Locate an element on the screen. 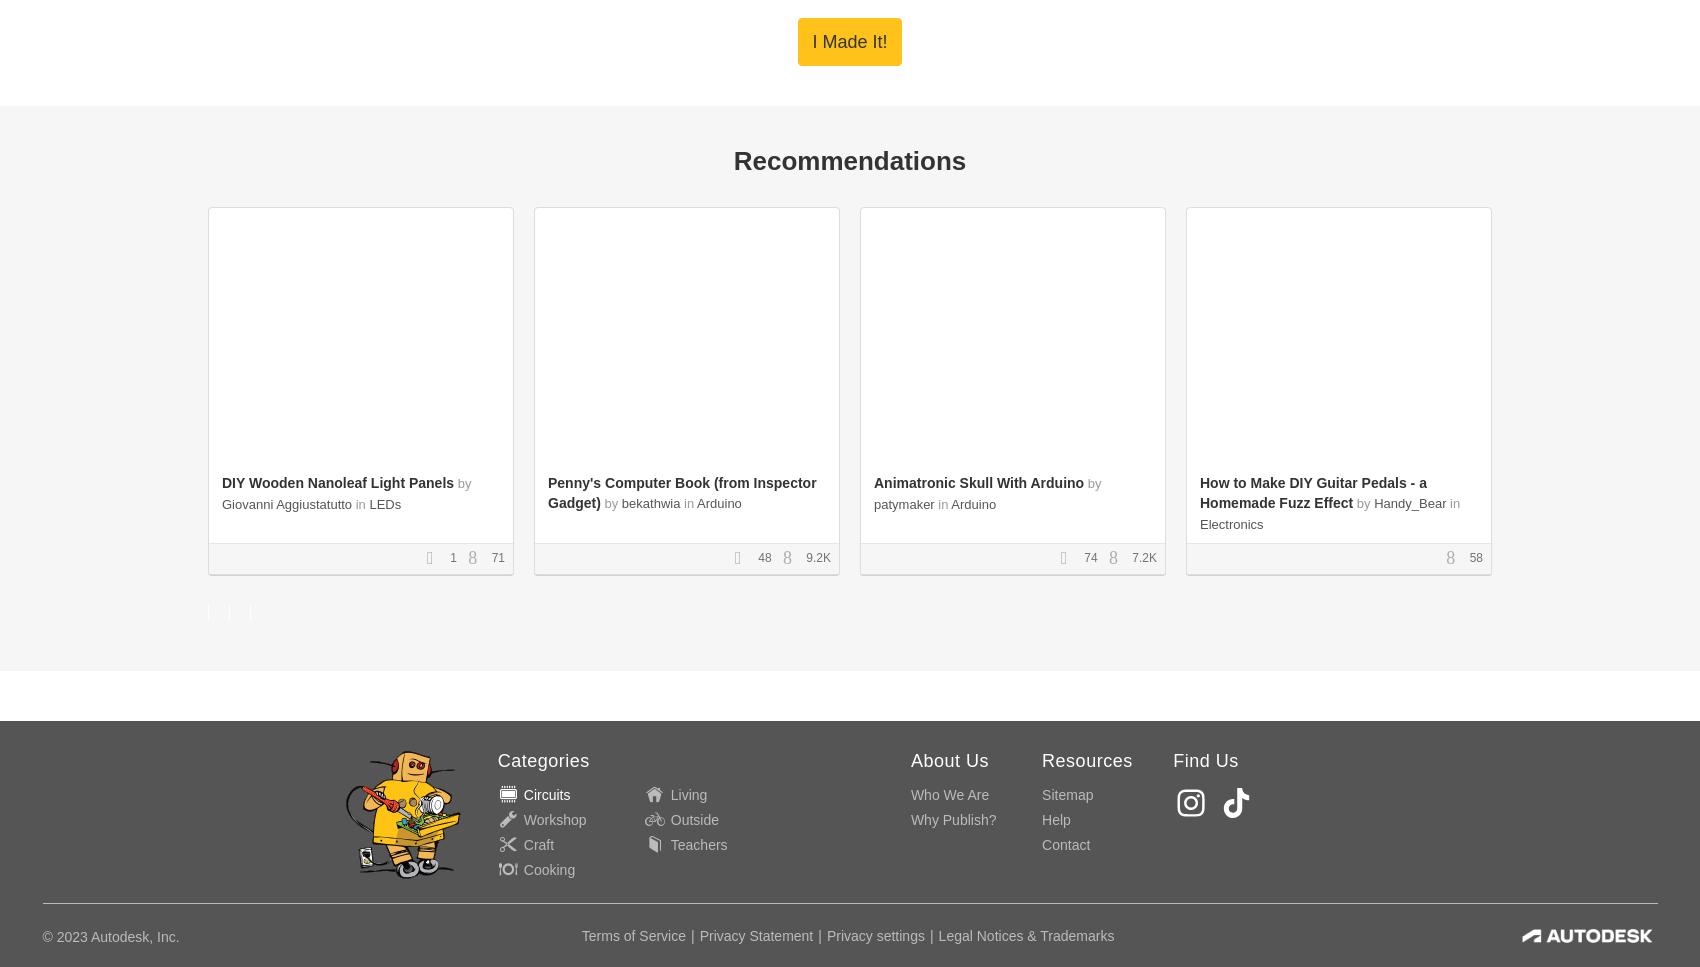 The width and height of the screenshot is (1700, 967). 'Legal Notices & Trademarks' is located at coordinates (1024, 934).